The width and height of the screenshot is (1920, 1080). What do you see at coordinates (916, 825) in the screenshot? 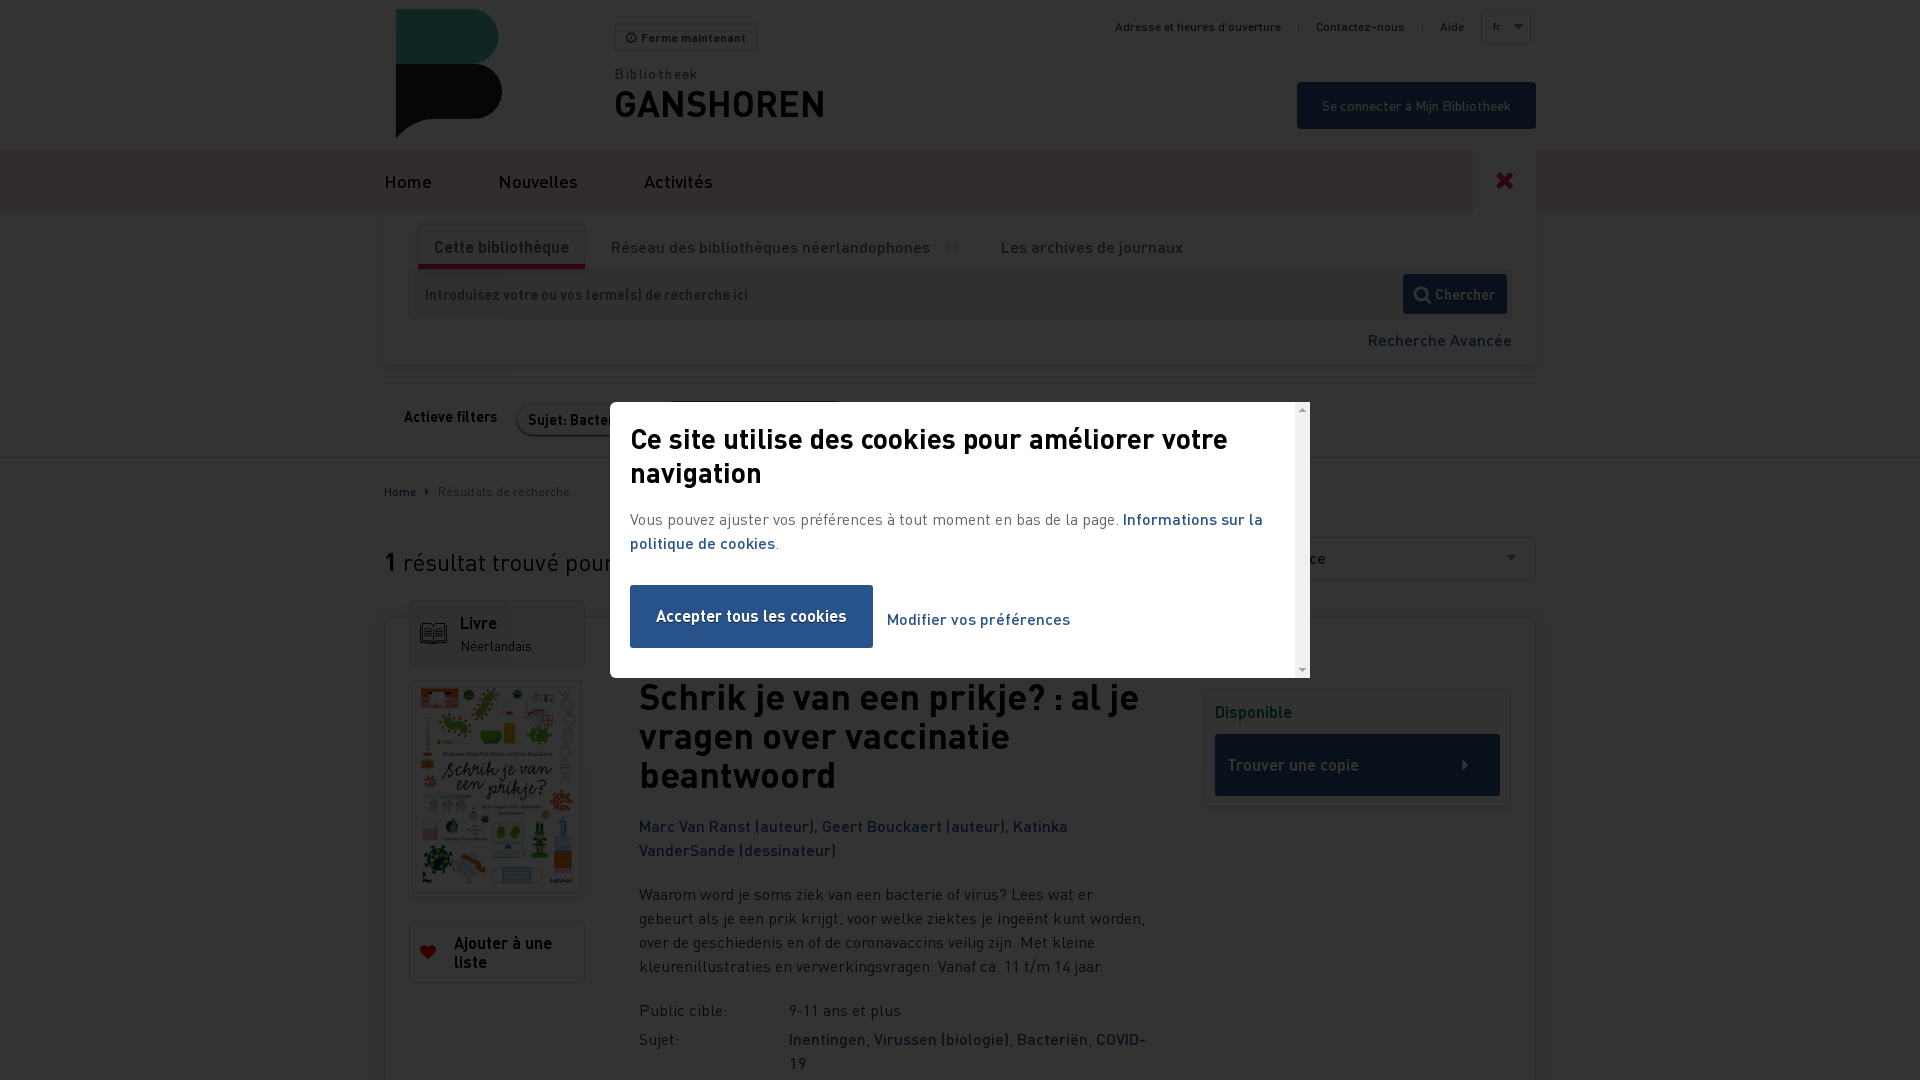
I see `'Geert Bouckaert (auteur),'` at bounding box center [916, 825].